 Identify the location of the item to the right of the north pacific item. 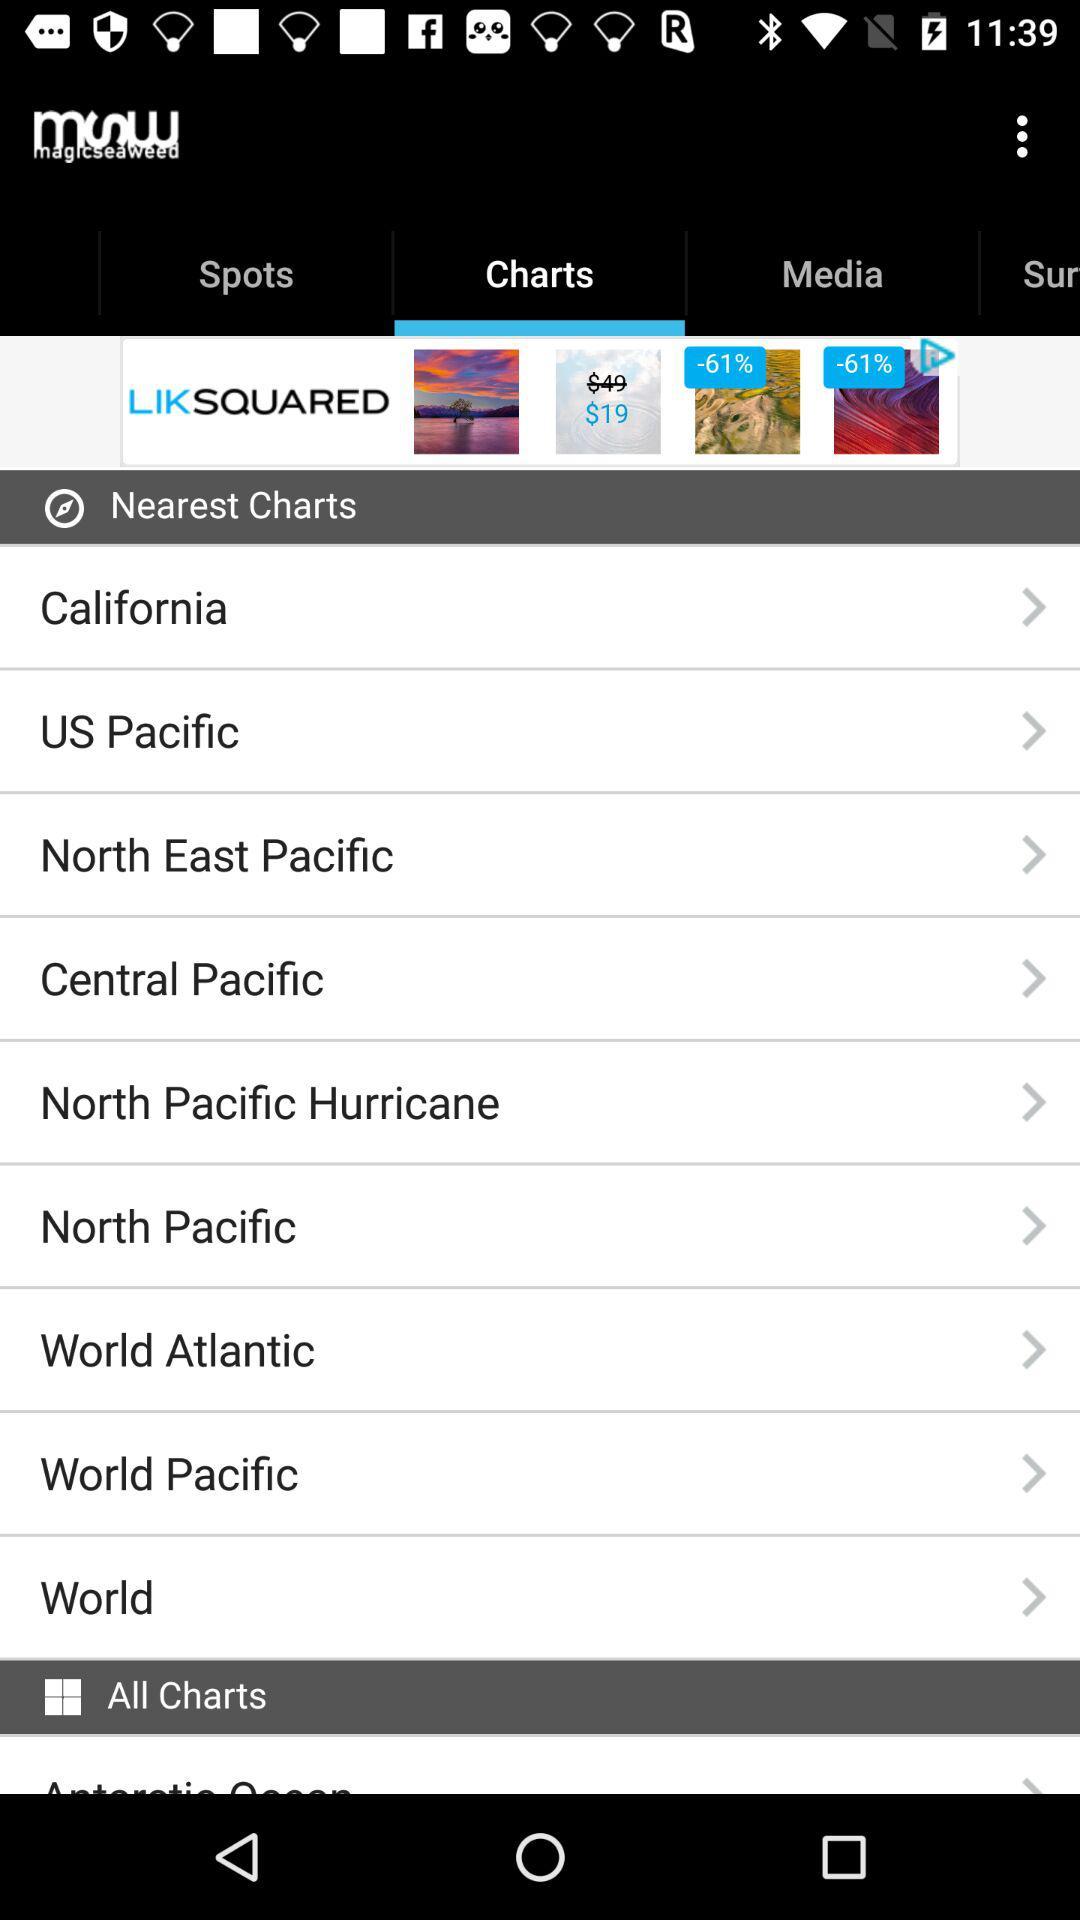
(1033, 1224).